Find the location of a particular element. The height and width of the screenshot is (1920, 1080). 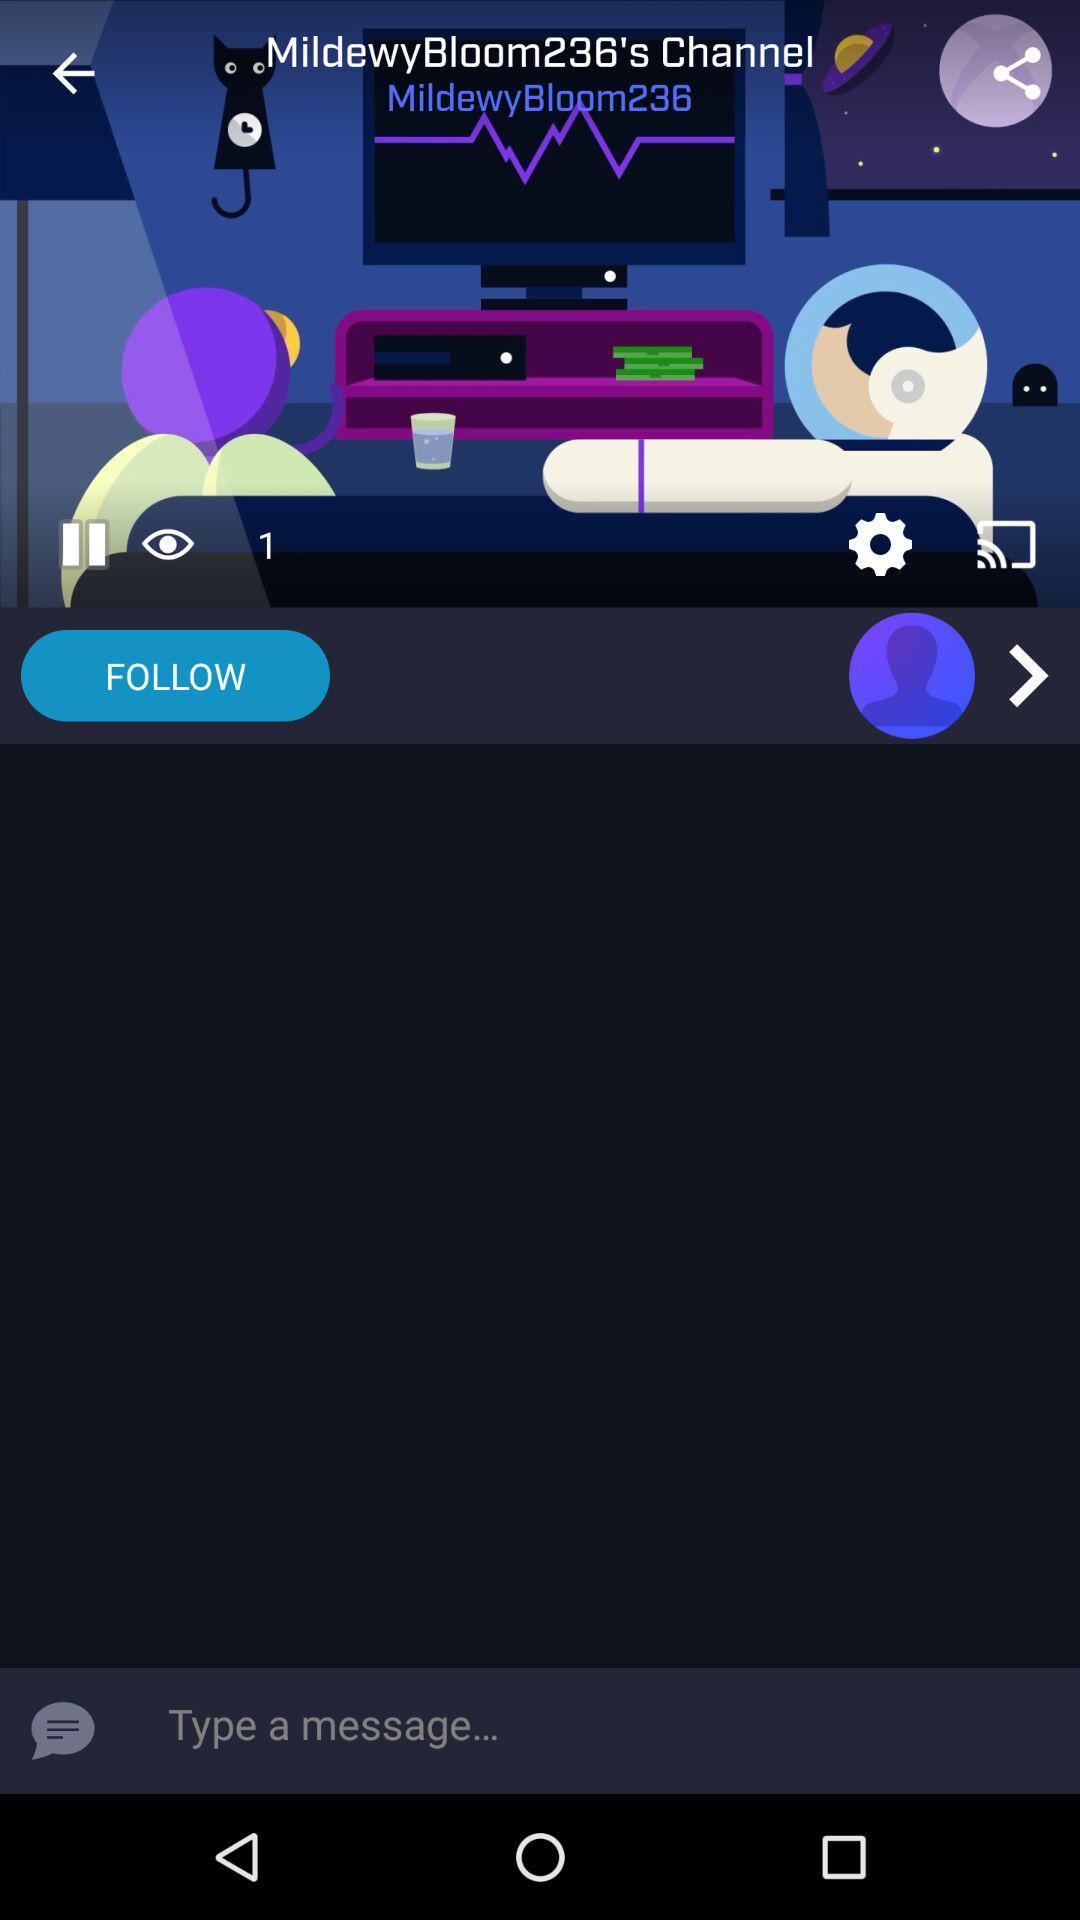

the settings icon is located at coordinates (879, 544).